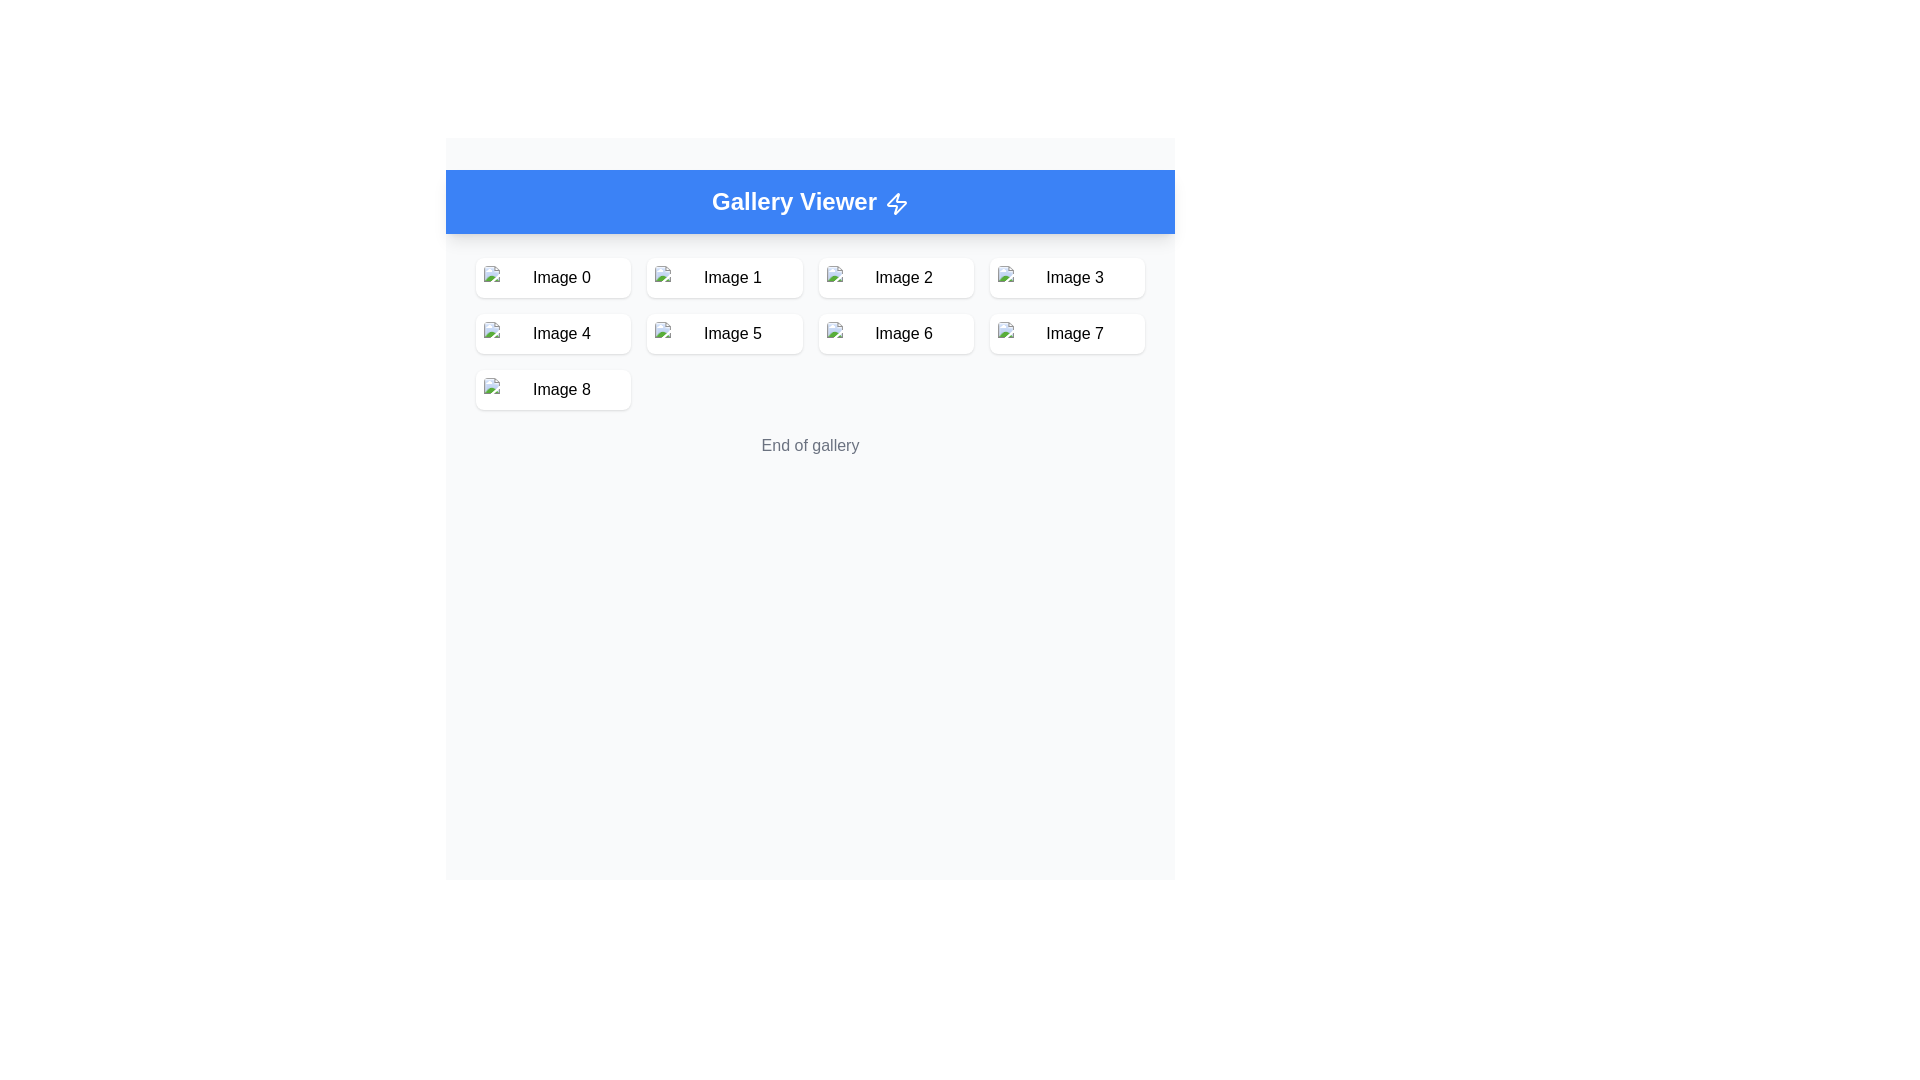 Image resolution: width=1920 pixels, height=1080 pixels. I want to click on the image placeholder located in the second row and second column of the grid layout, which has a white background and rounded corners, so click(723, 333).